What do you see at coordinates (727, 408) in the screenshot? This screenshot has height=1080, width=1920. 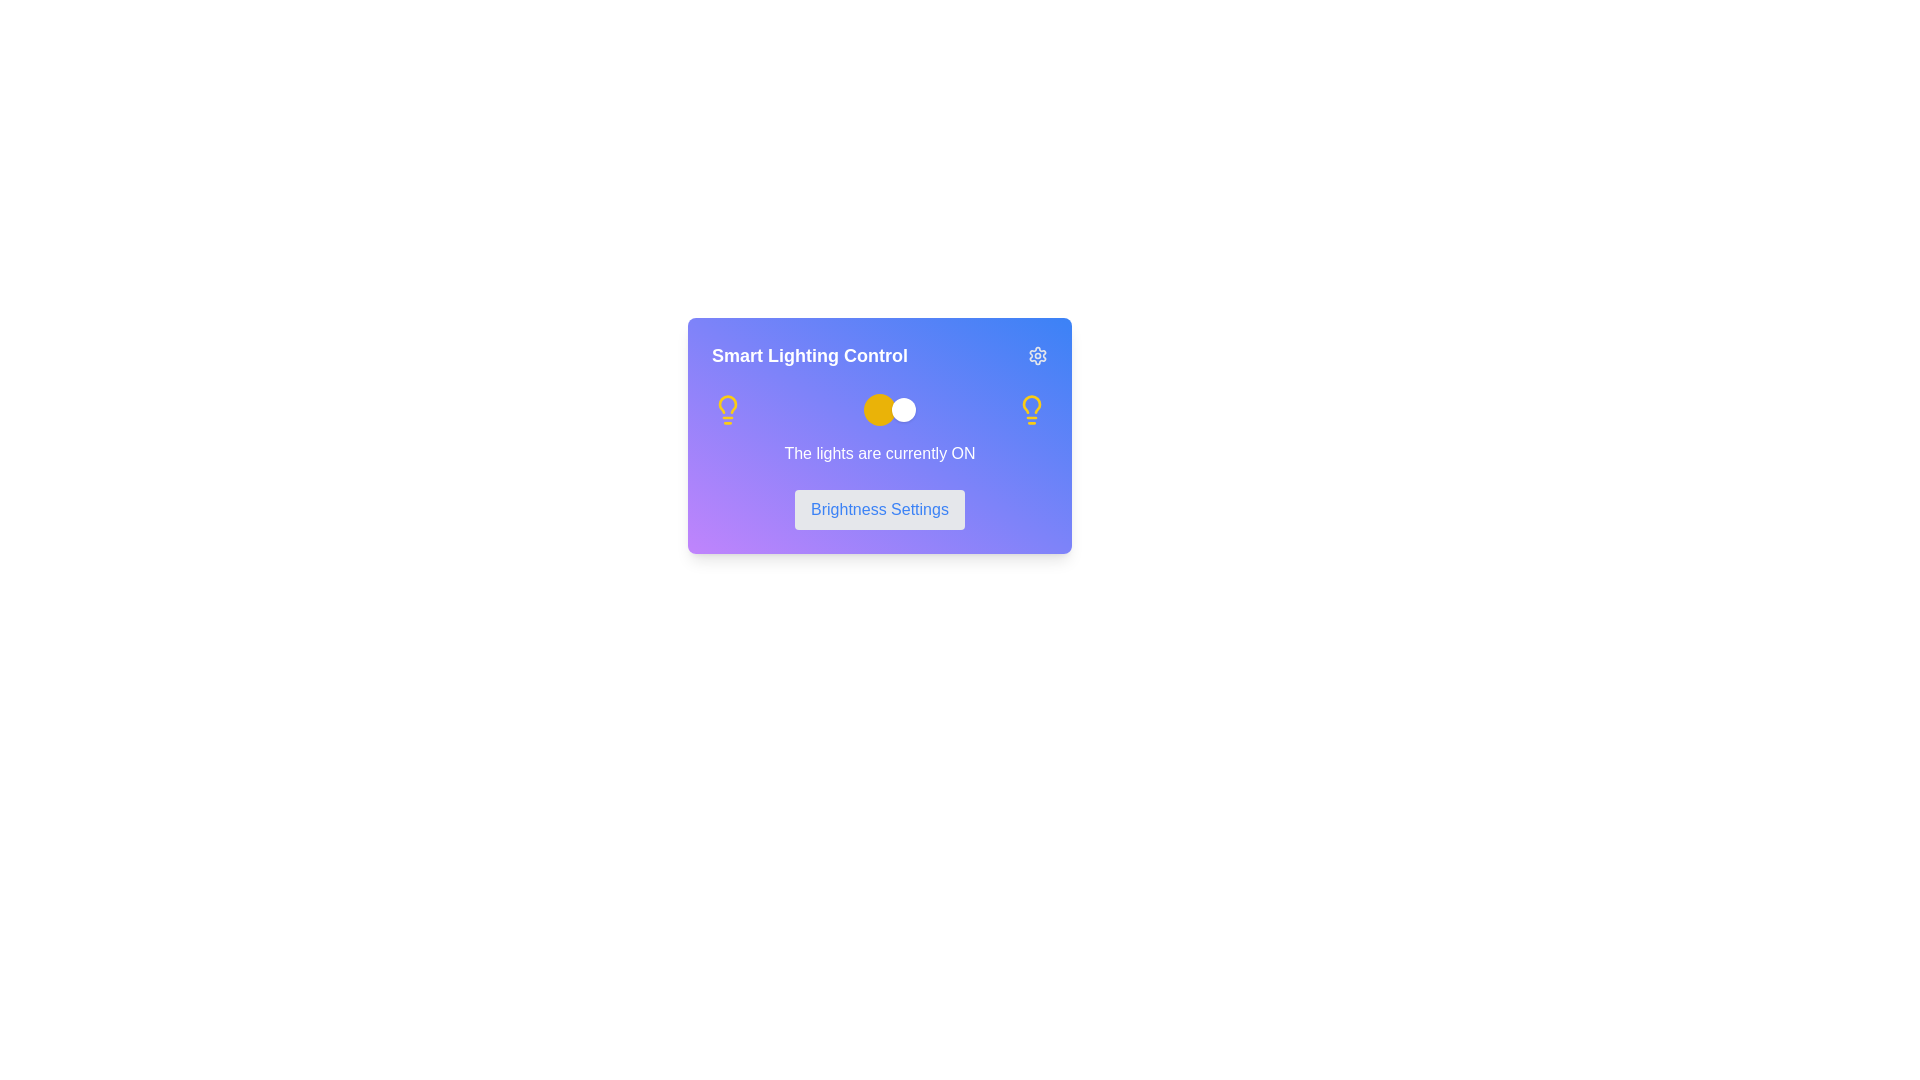 I see `the lighting control icon located at the left side of the horizontal panel inside the purple card, which serves as a visual indicator for toggling or indicating the state of the lighting system` at bounding box center [727, 408].